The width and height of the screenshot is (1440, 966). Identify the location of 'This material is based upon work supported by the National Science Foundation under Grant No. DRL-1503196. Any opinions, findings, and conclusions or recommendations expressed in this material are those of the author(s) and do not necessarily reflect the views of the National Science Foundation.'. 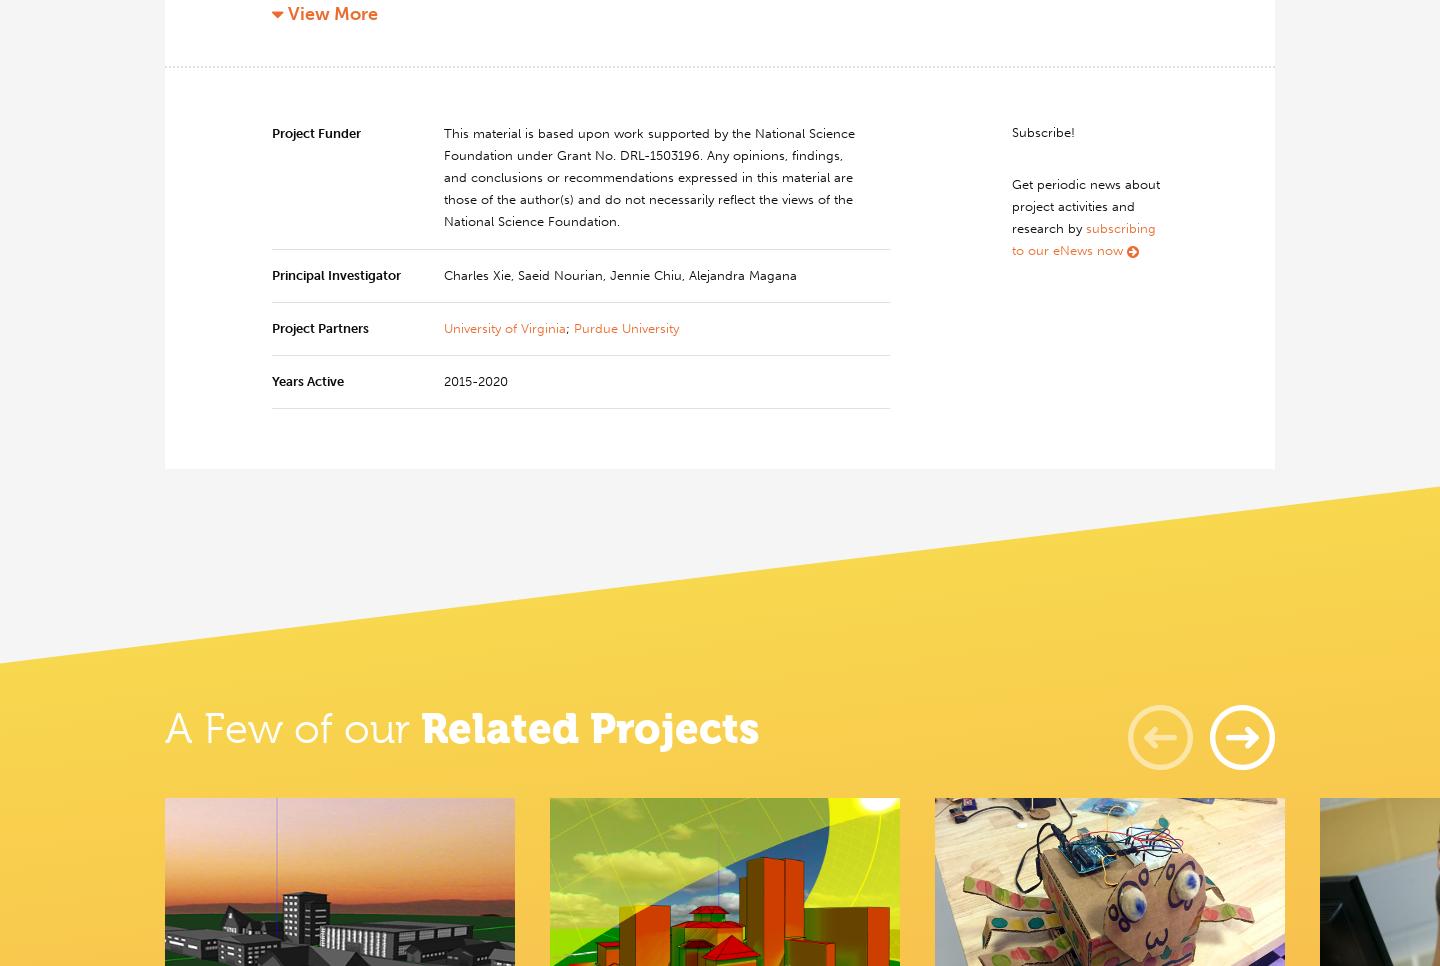
(648, 177).